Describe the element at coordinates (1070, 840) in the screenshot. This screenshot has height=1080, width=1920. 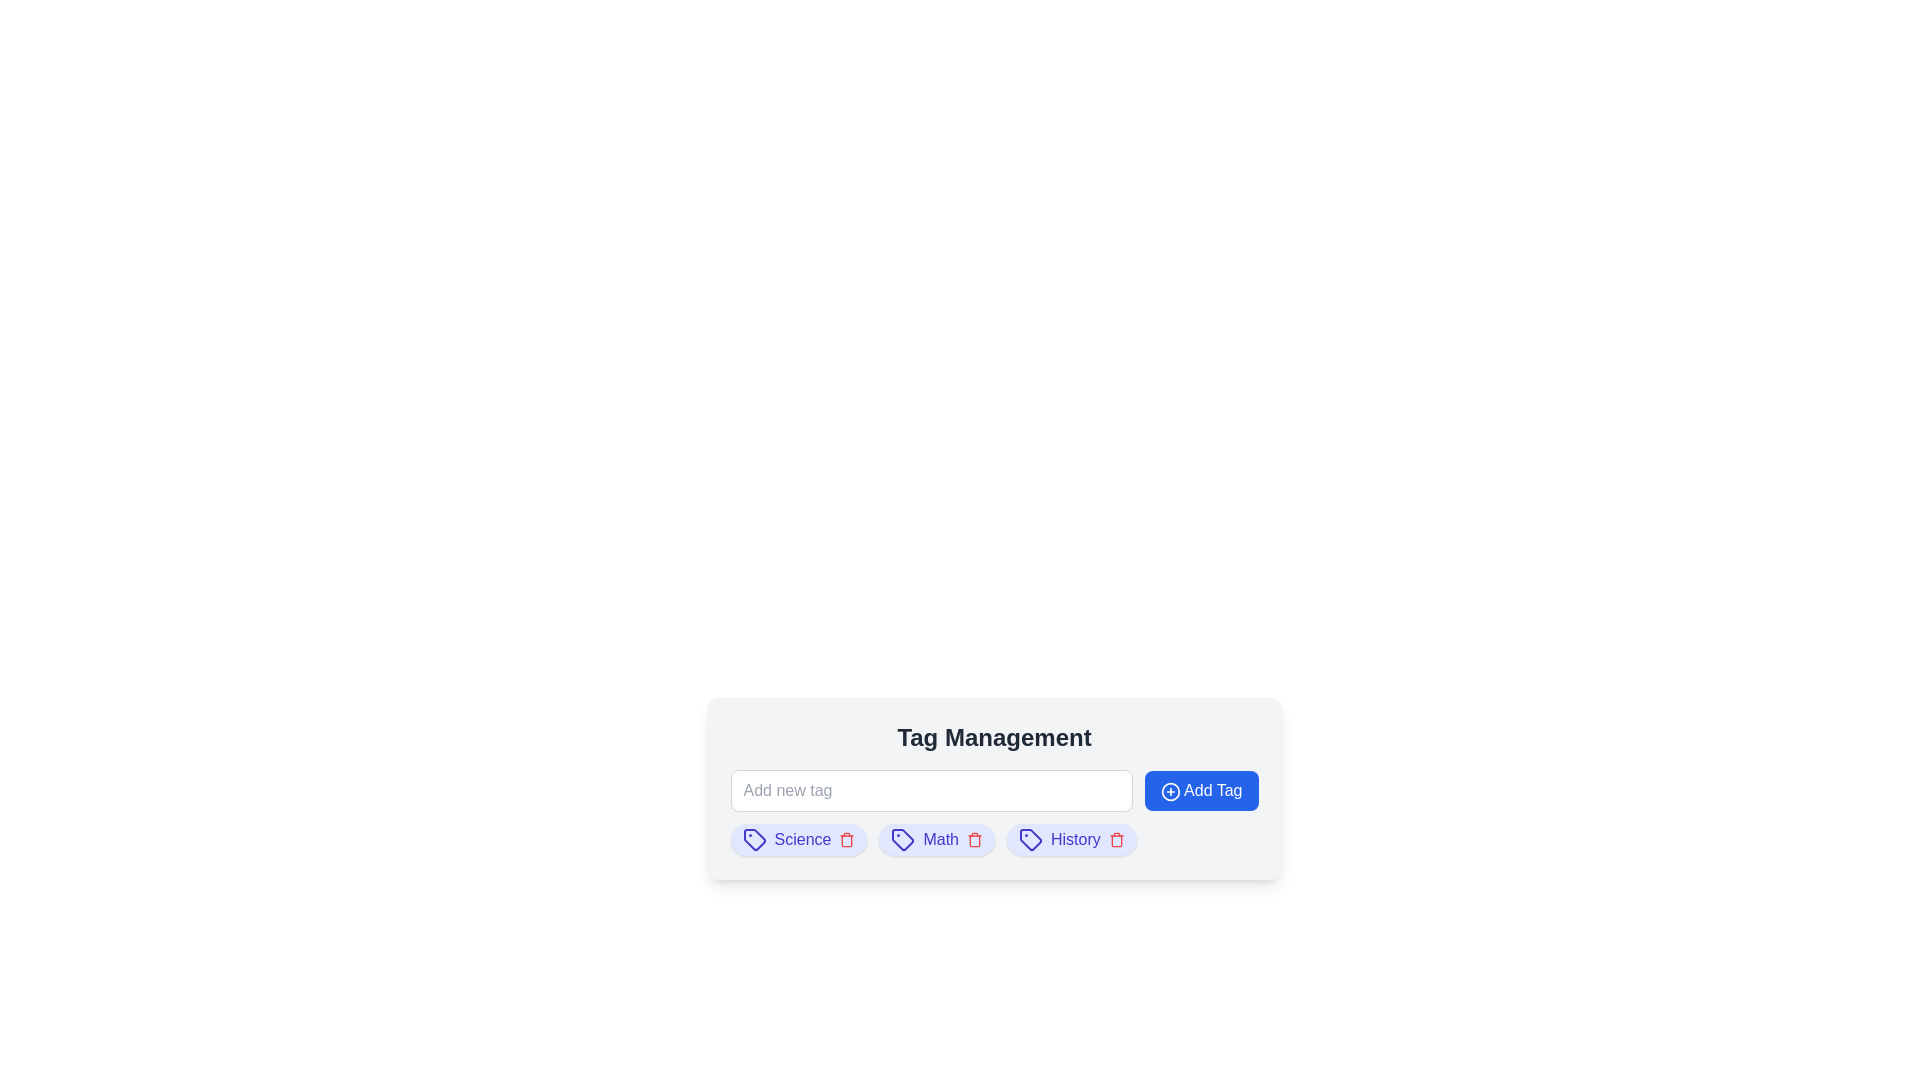
I see `the 'History' tag component, which is the third tag in the row under the 'Tag Management' section` at that location.